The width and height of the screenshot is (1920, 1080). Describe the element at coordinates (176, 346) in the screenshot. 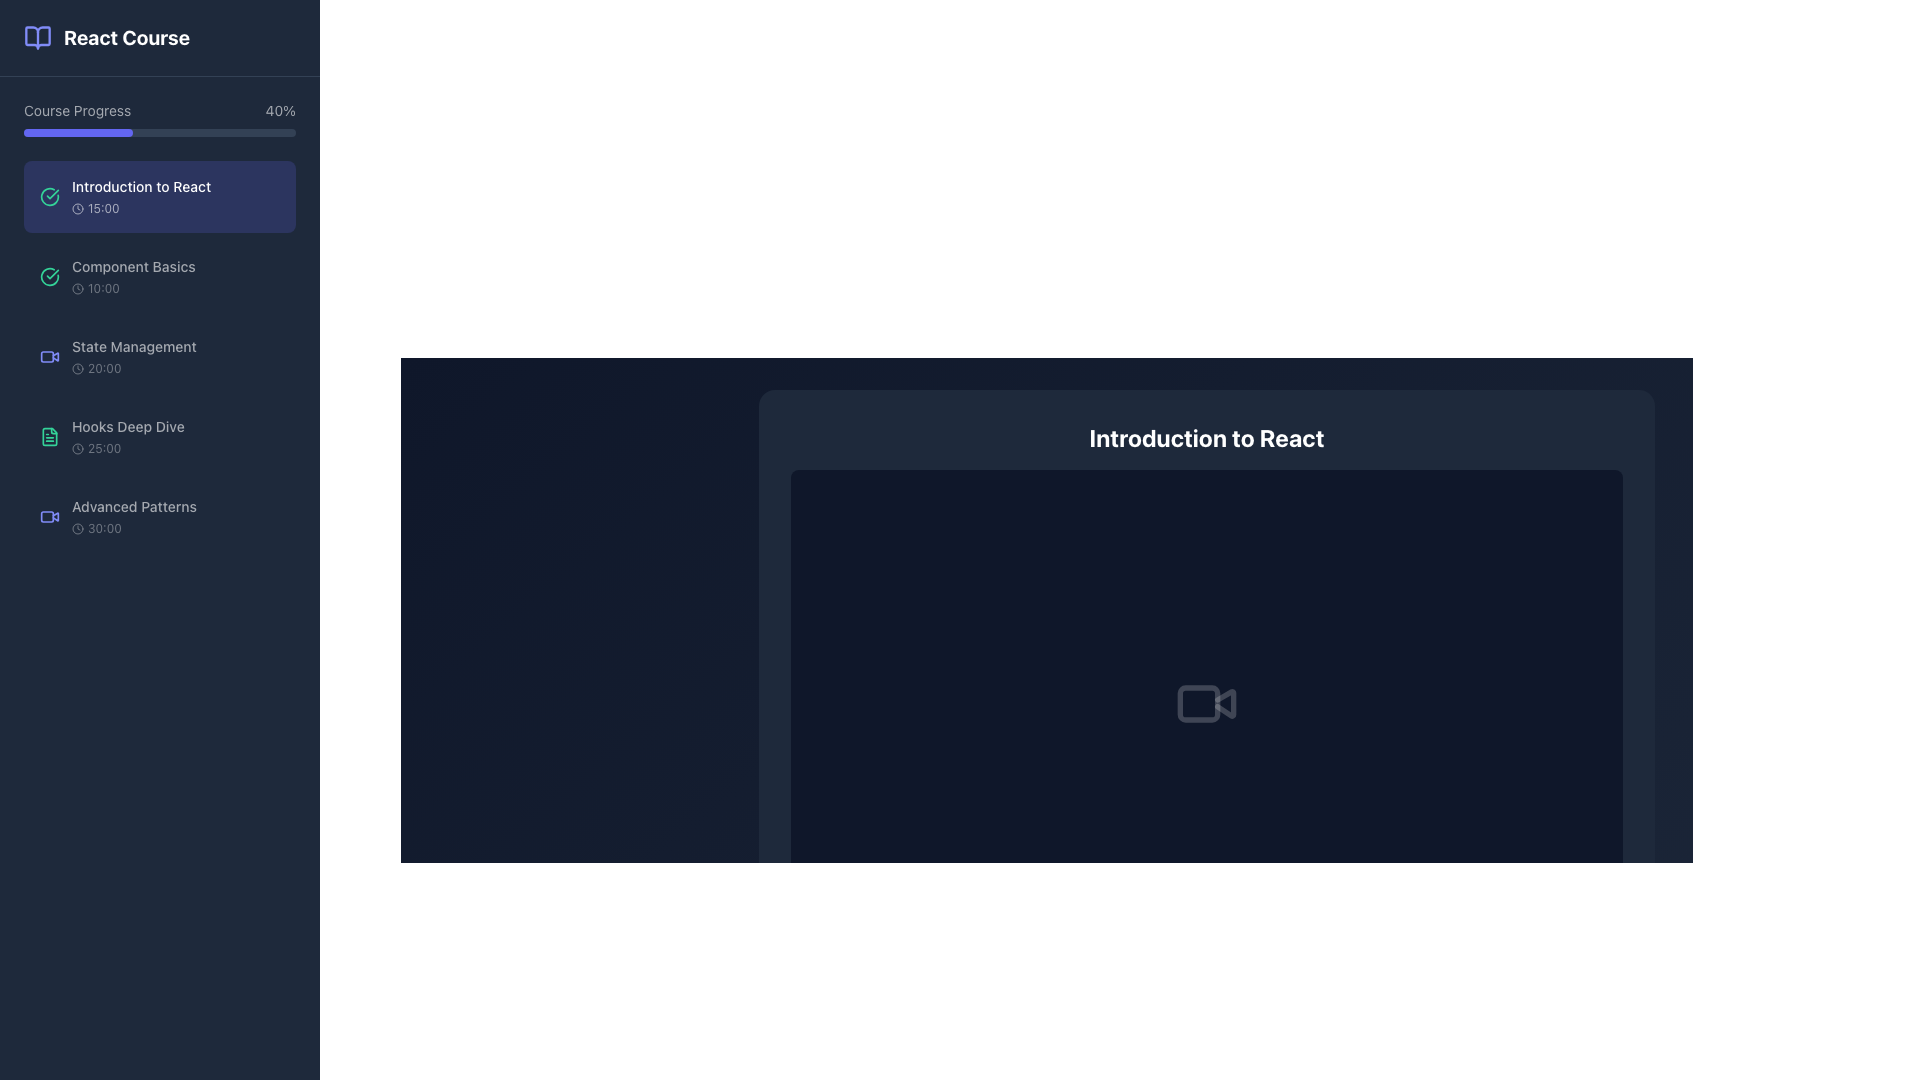

I see `the text label 'State Management' located` at that location.